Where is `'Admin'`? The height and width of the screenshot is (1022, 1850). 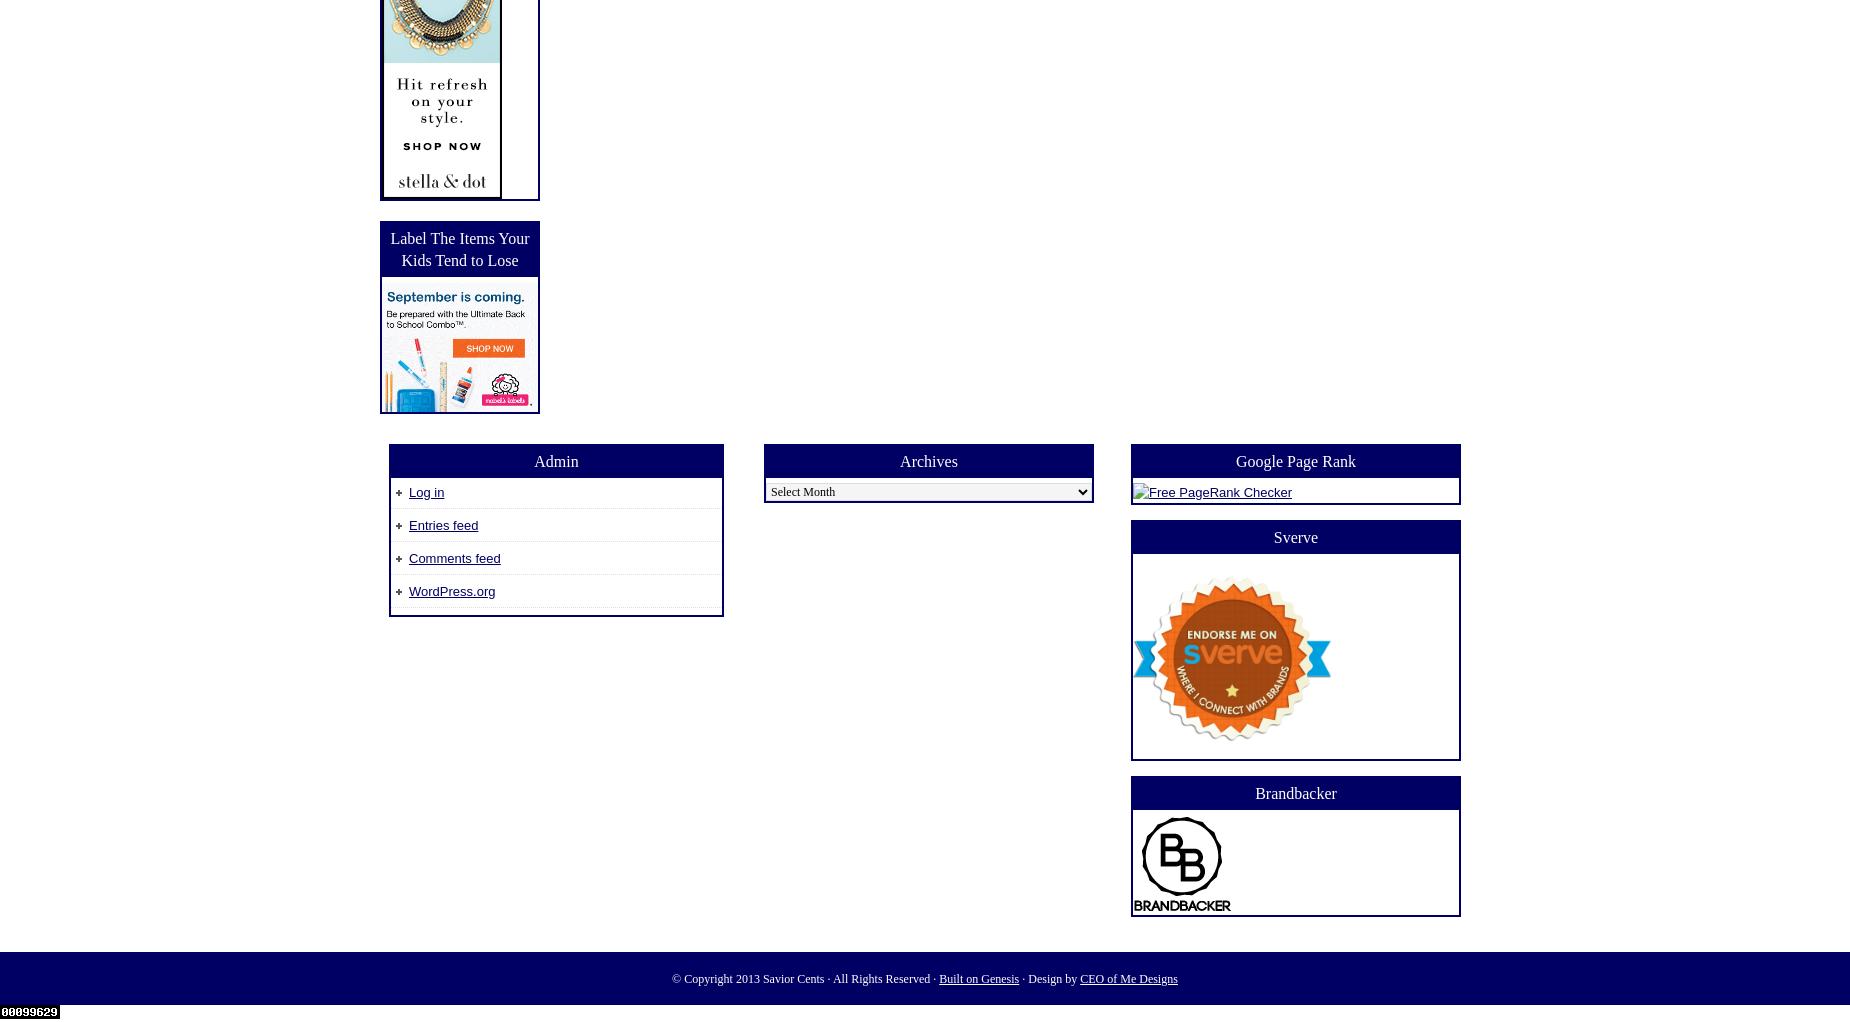
'Admin' is located at coordinates (555, 460).